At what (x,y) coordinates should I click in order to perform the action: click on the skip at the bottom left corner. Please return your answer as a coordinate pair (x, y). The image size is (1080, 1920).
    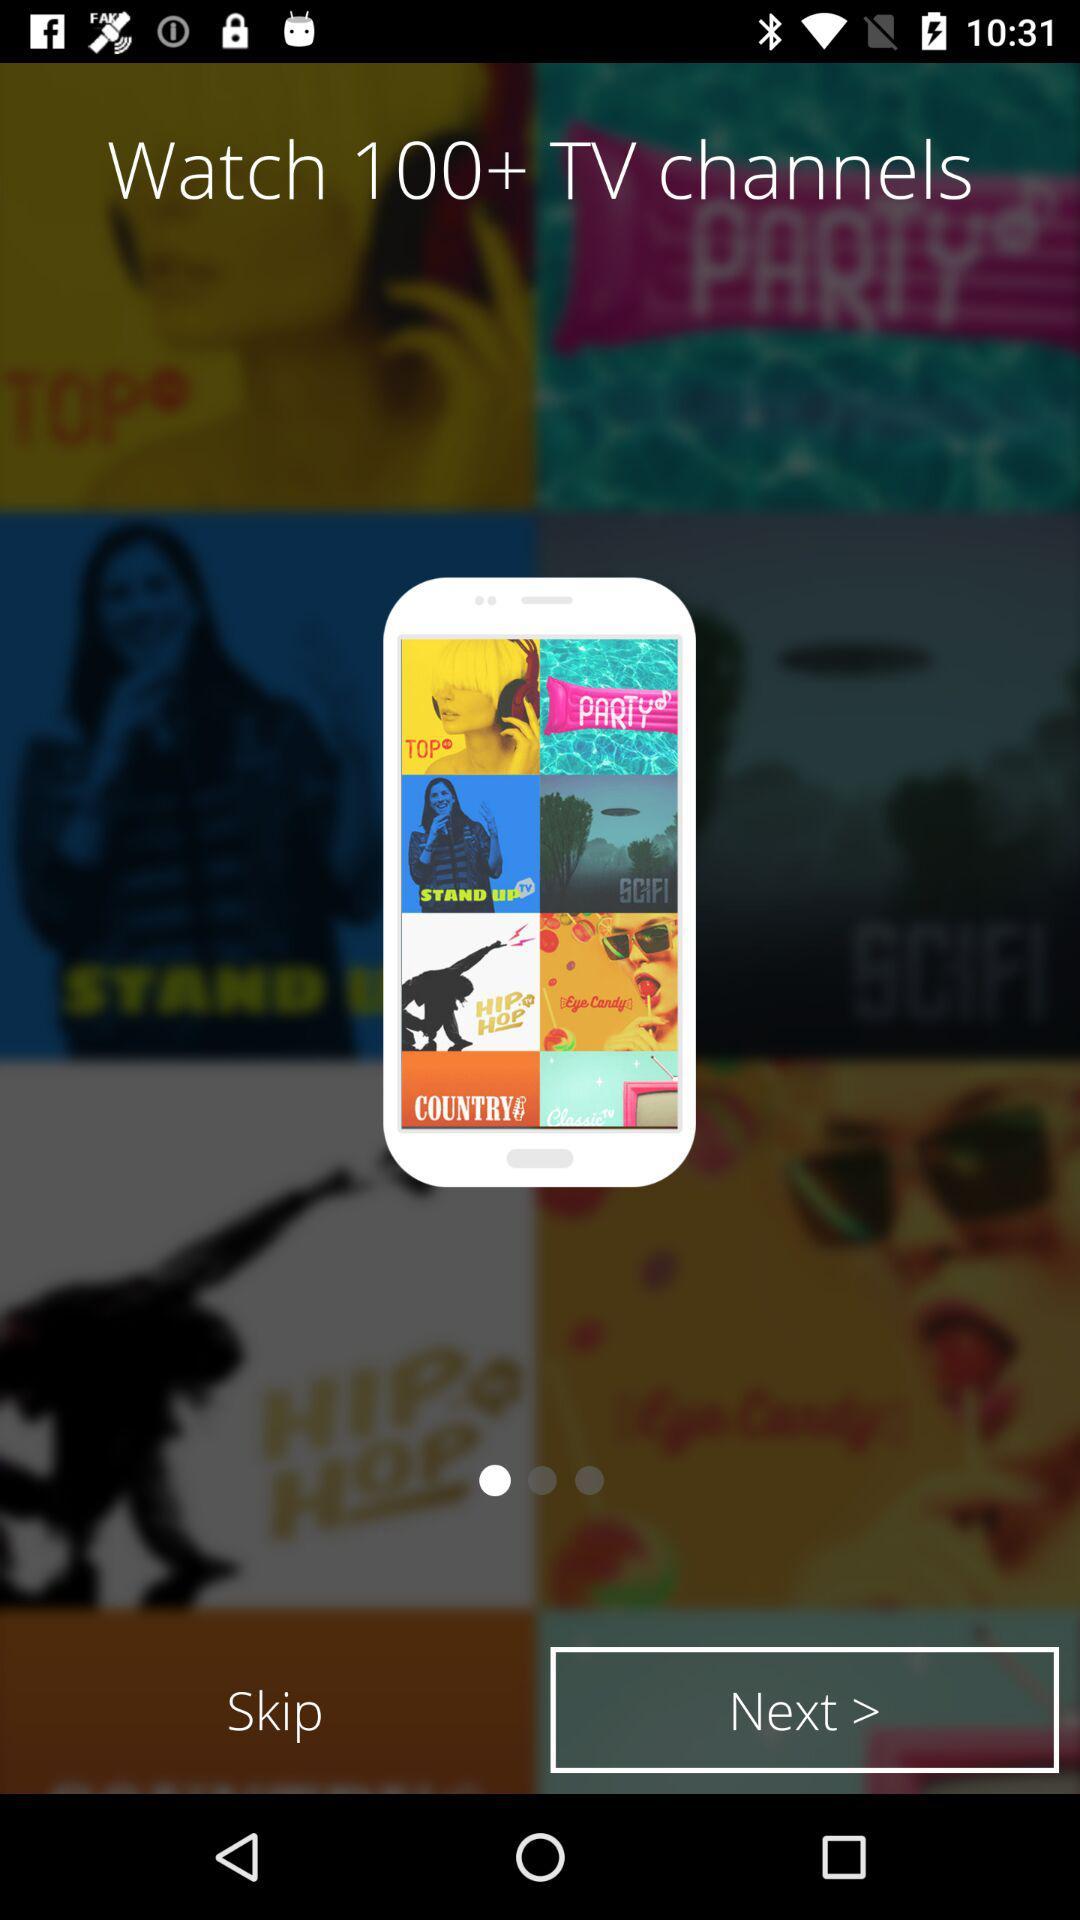
    Looking at the image, I should click on (275, 1708).